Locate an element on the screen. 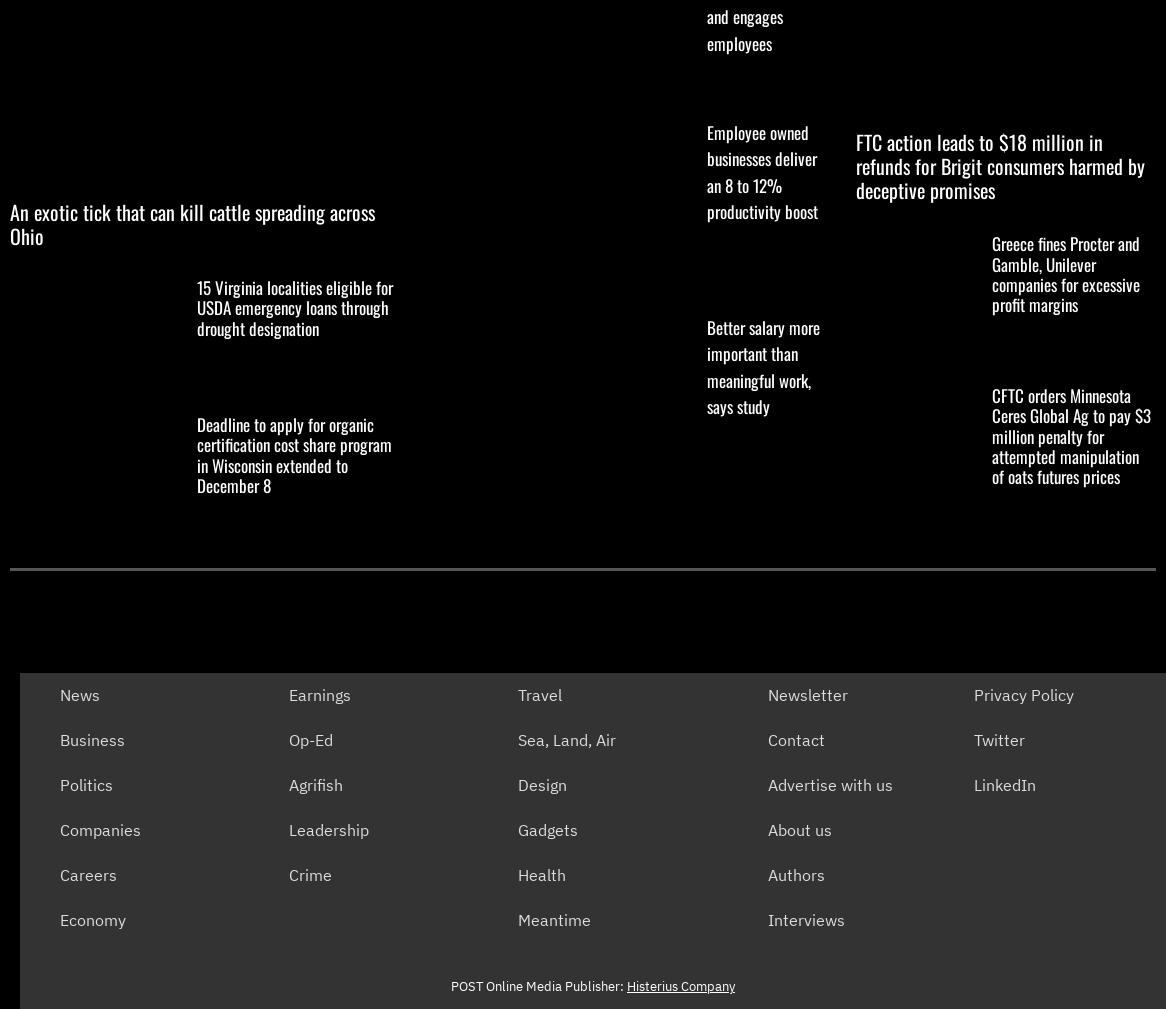  'Politics' is located at coordinates (59, 785).